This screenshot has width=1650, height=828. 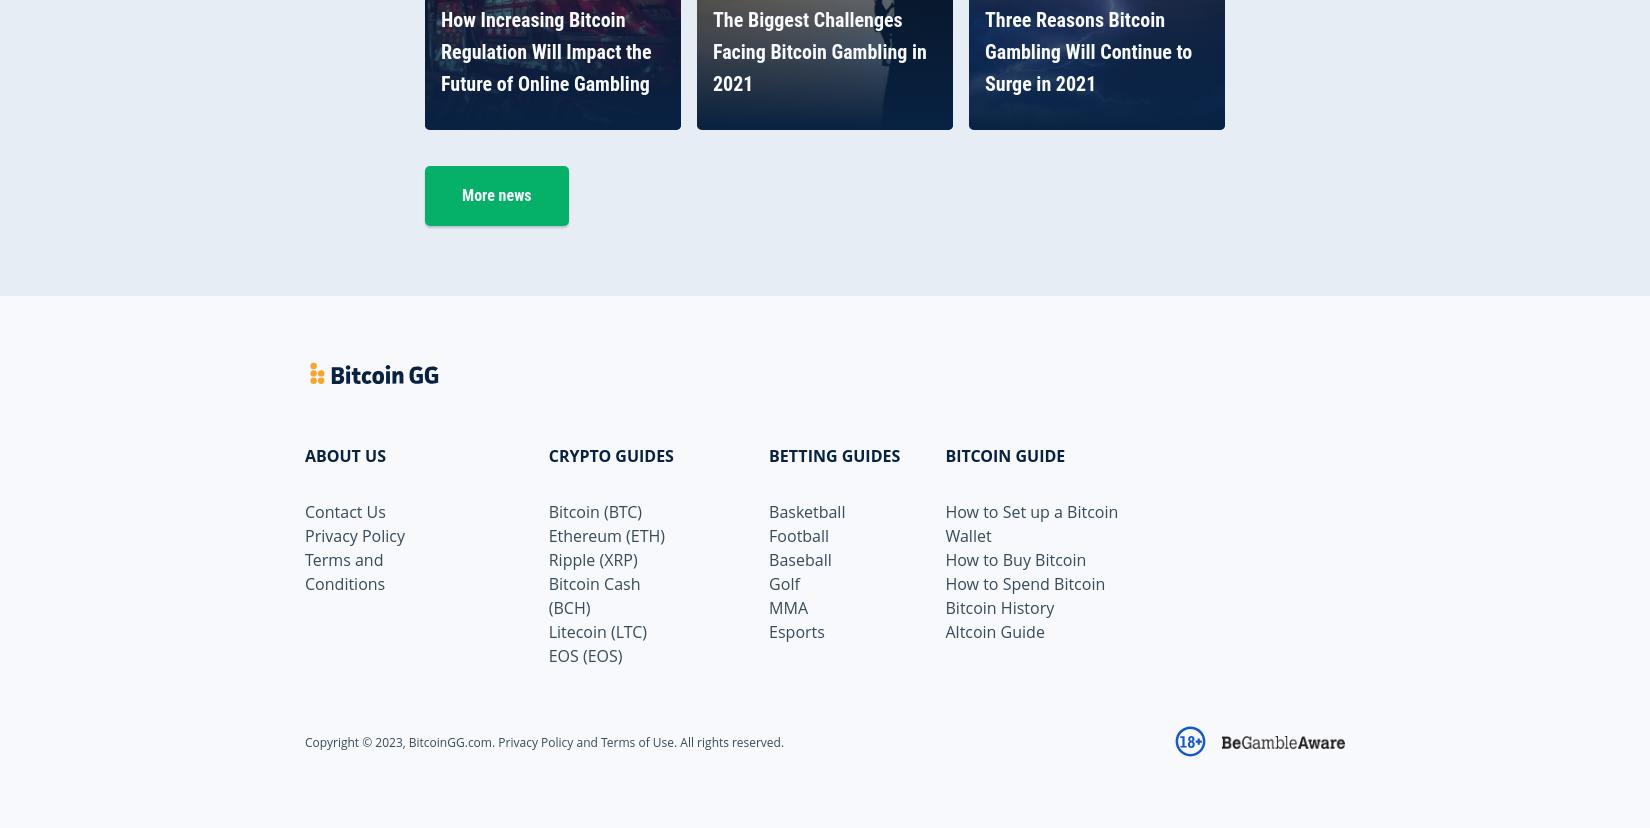 What do you see at coordinates (818, 50) in the screenshot?
I see `'The Biggest Challenges Facing Bitcoin Gambling in 2021'` at bounding box center [818, 50].